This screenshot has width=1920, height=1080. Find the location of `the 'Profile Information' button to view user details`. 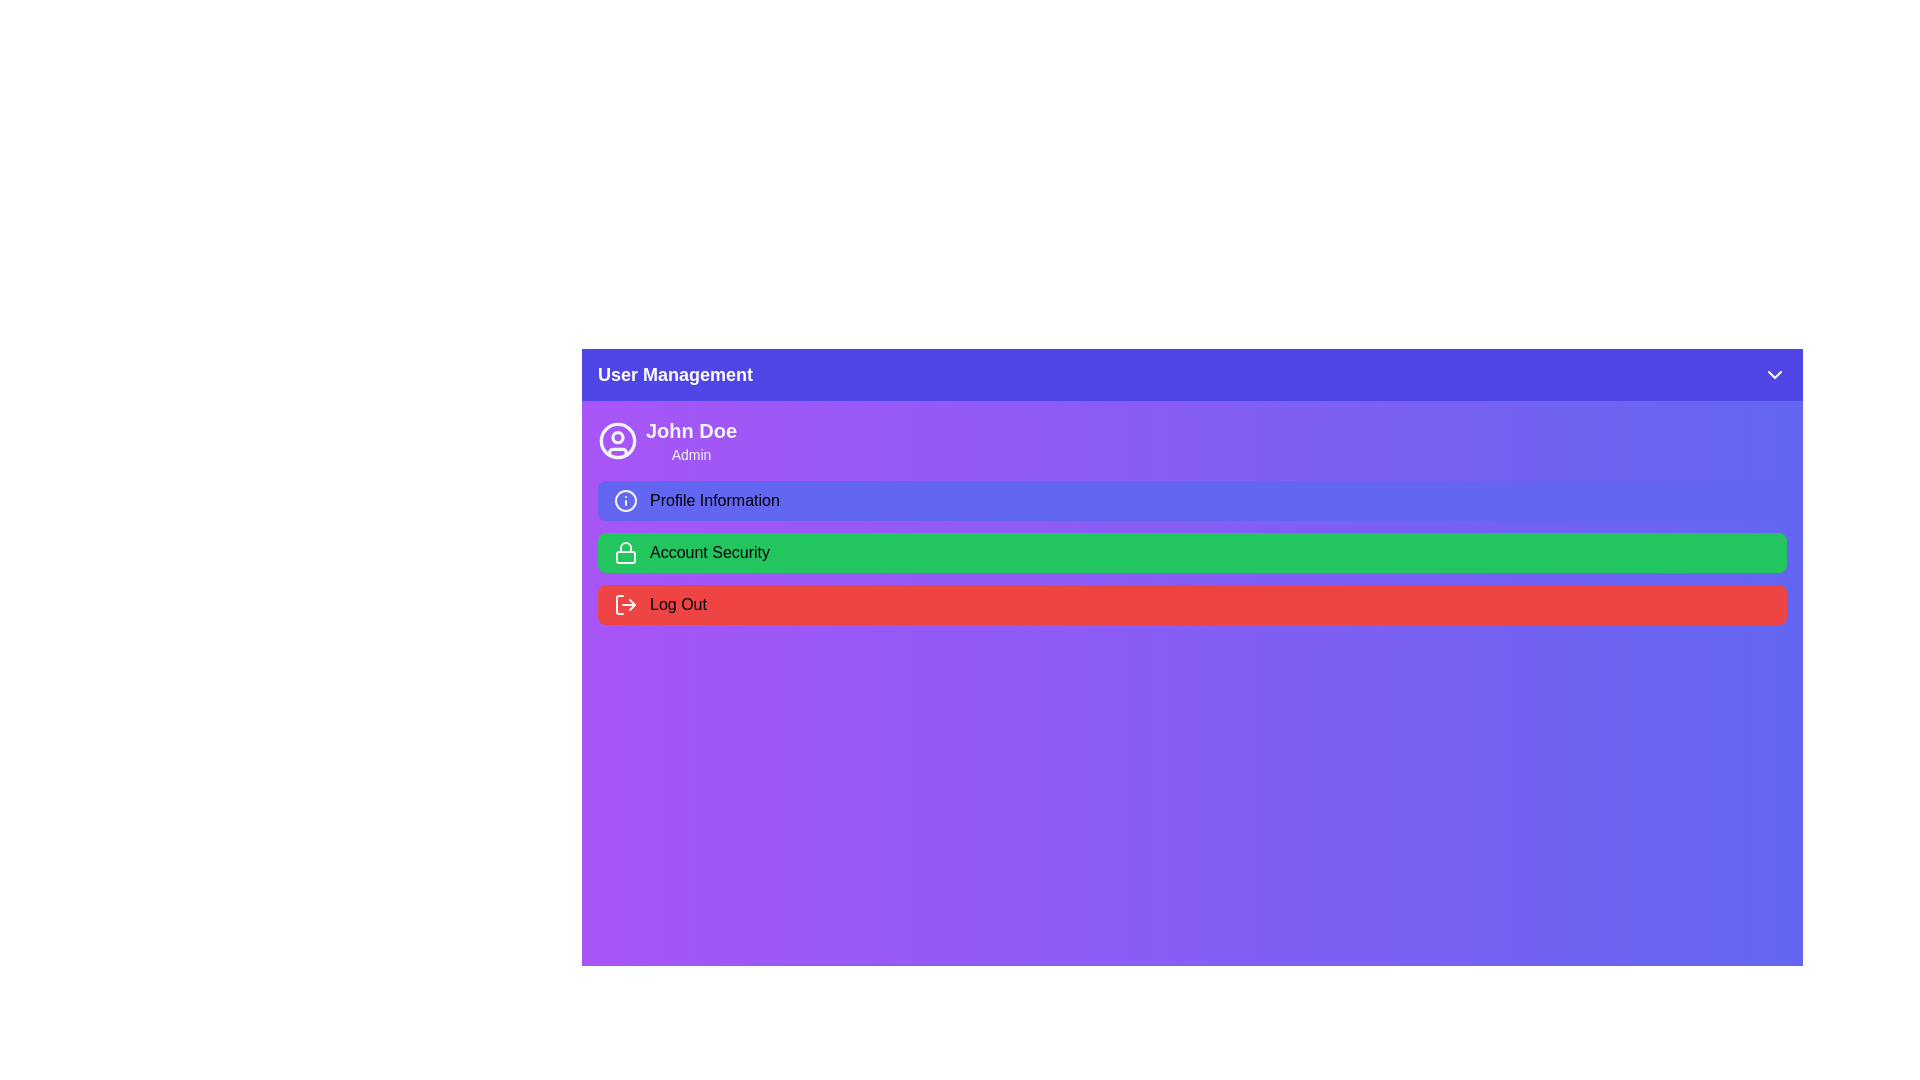

the 'Profile Information' button to view user details is located at coordinates (714, 500).